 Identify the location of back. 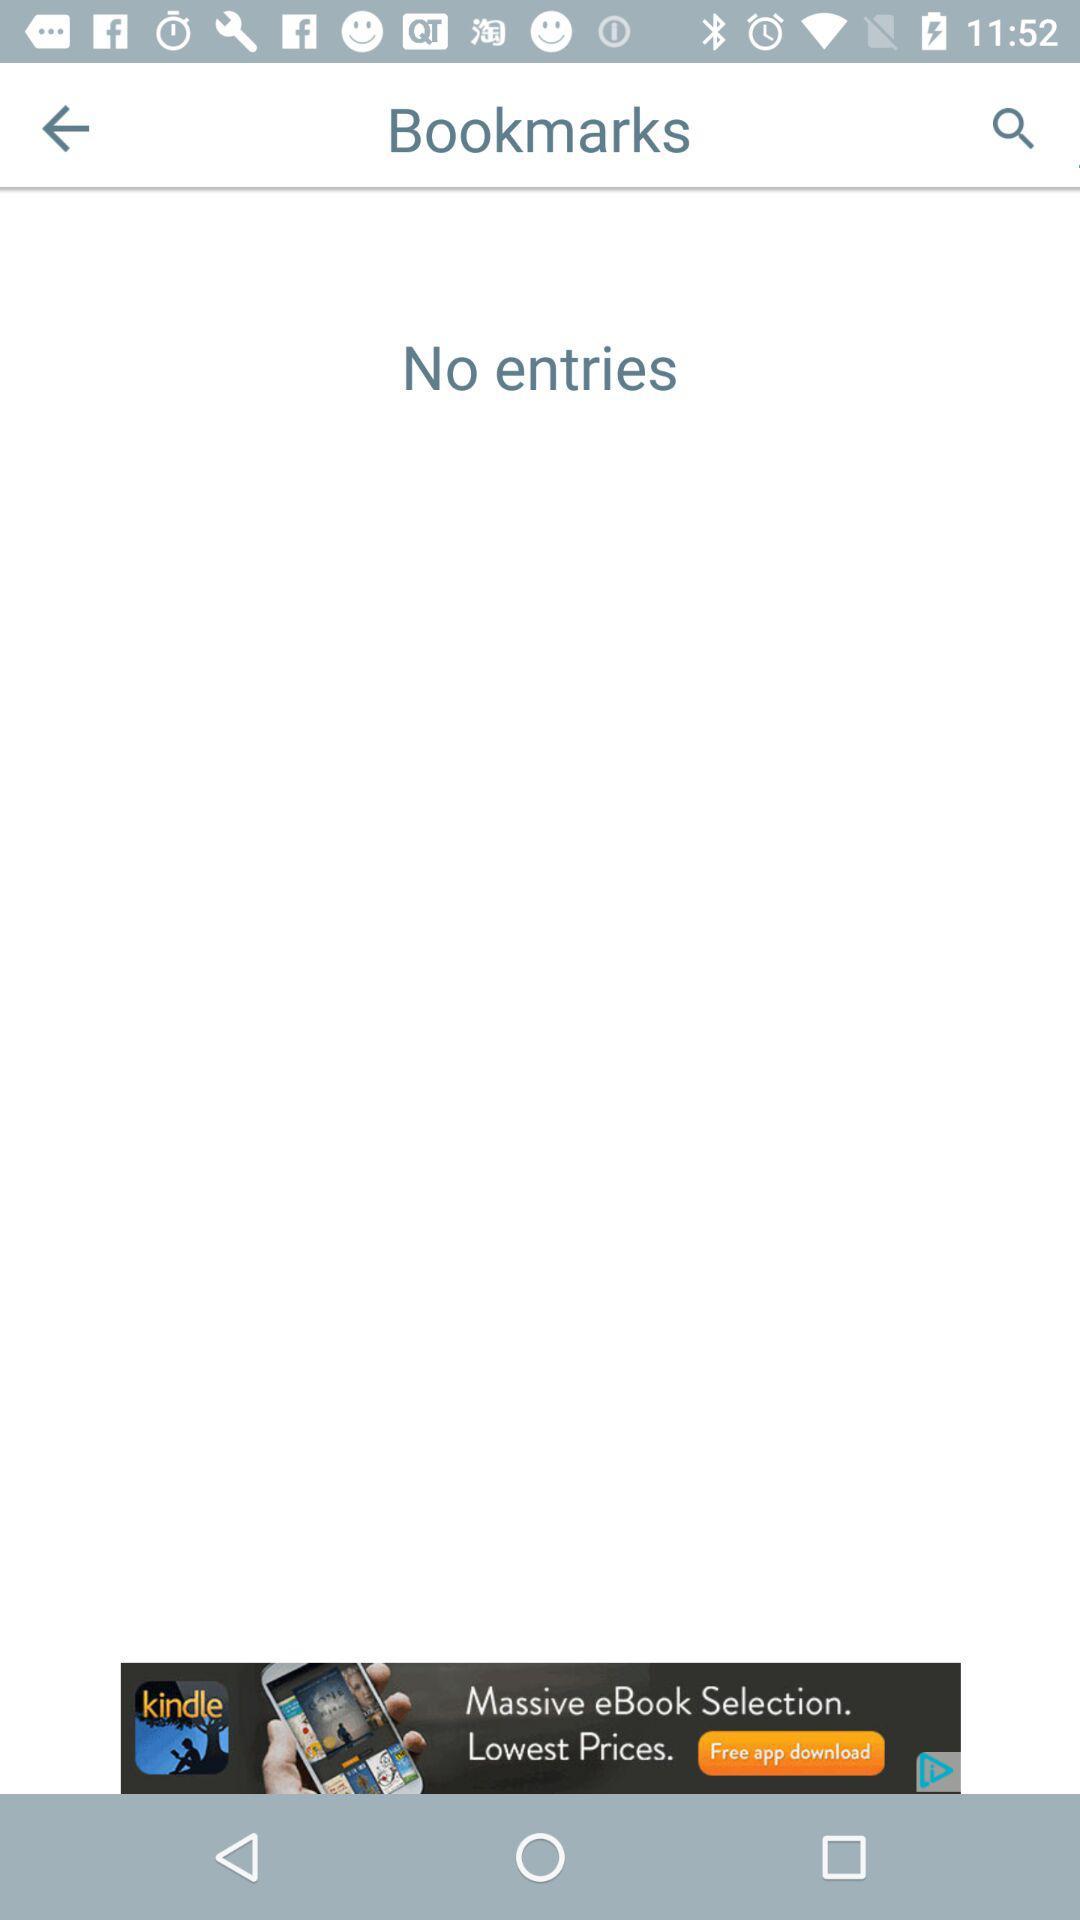
(64, 127).